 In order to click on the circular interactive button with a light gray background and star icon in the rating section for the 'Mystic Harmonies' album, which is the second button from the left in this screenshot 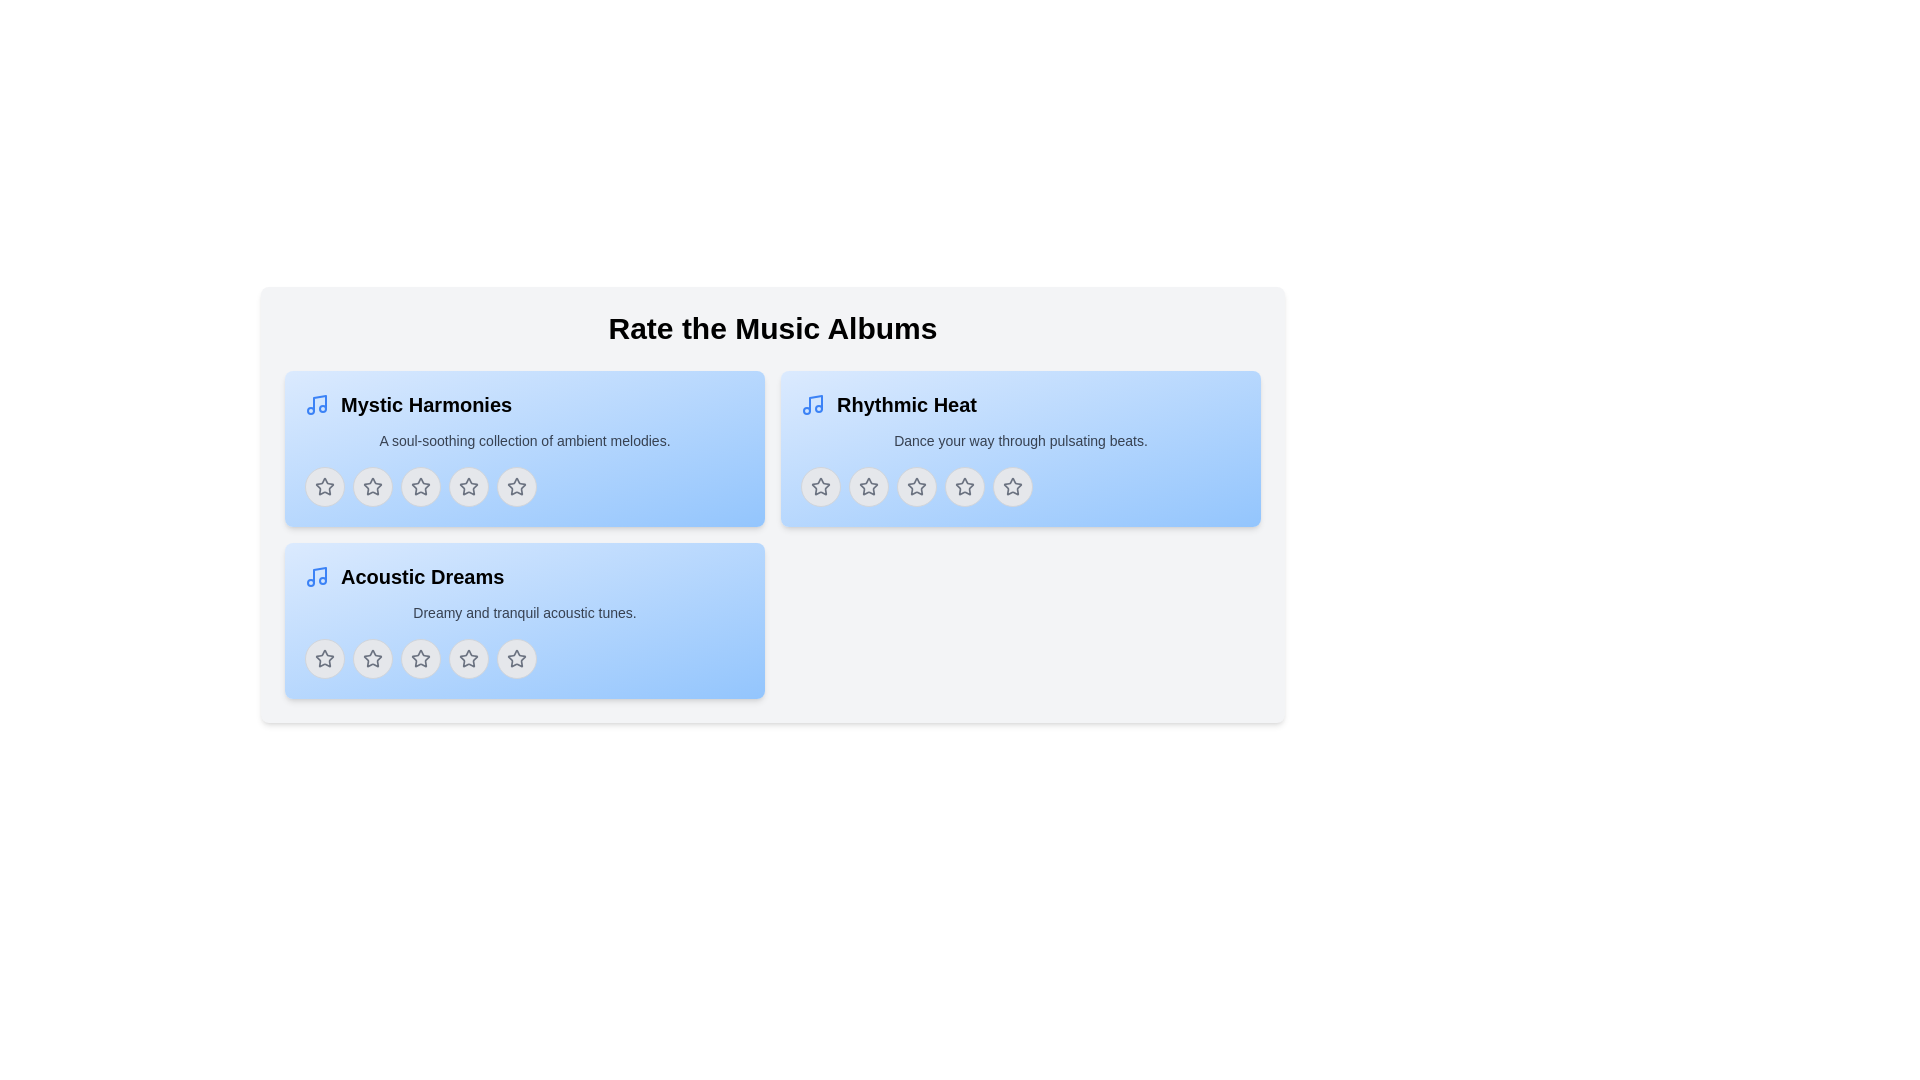, I will do `click(373, 486)`.